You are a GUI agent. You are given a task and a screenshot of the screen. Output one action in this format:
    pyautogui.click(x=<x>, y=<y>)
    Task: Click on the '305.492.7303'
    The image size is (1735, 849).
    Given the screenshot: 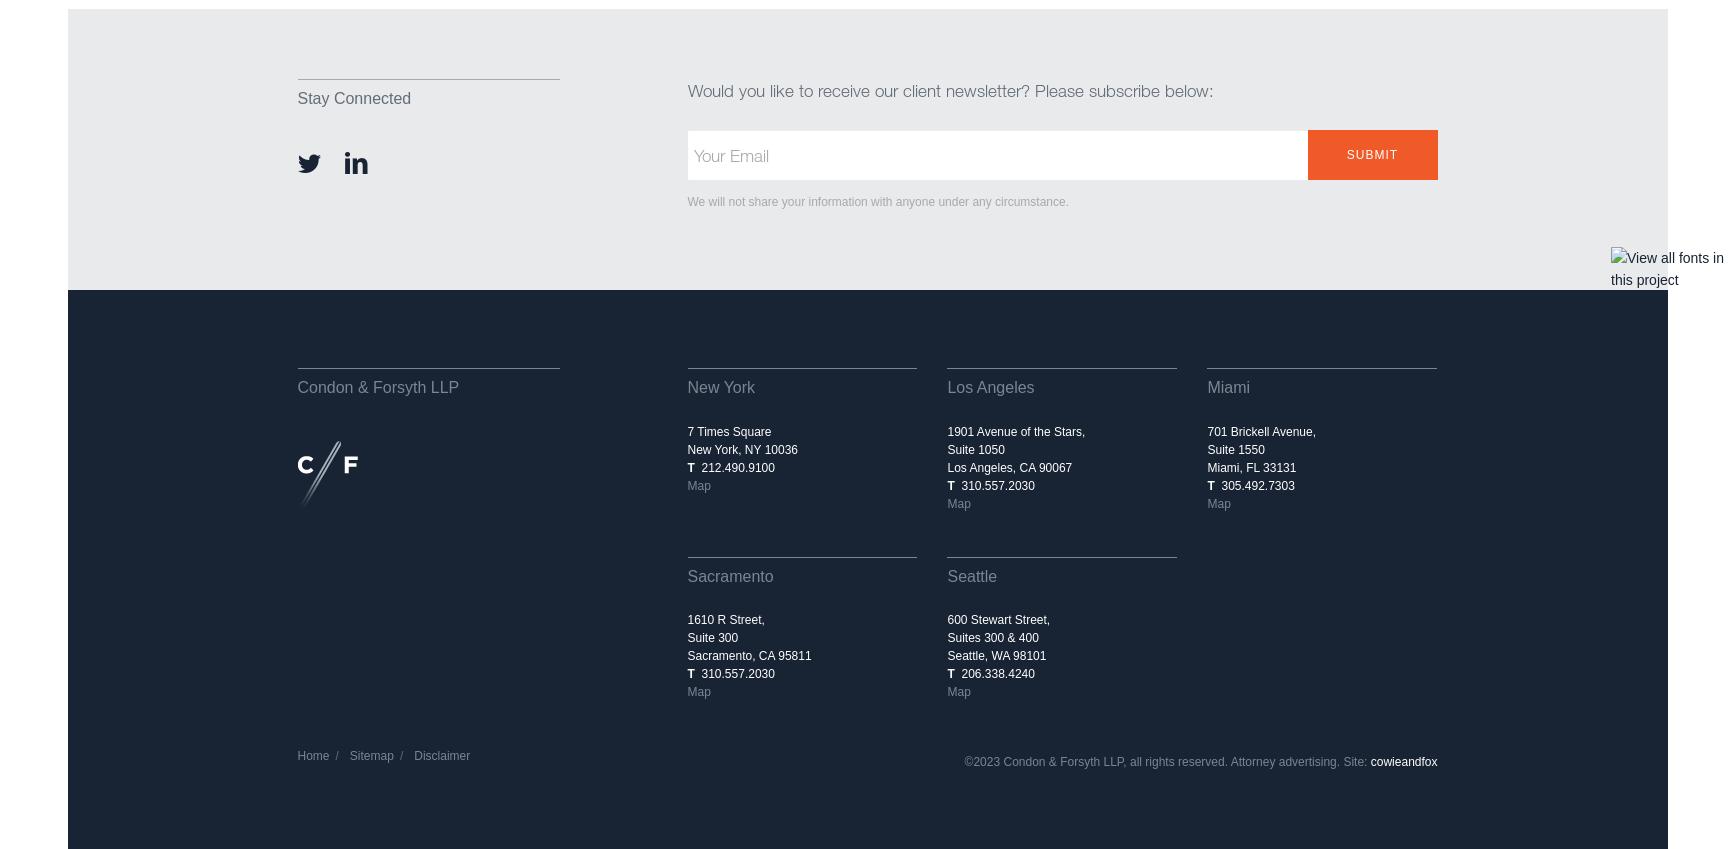 What is the action you would take?
    pyautogui.click(x=1253, y=484)
    